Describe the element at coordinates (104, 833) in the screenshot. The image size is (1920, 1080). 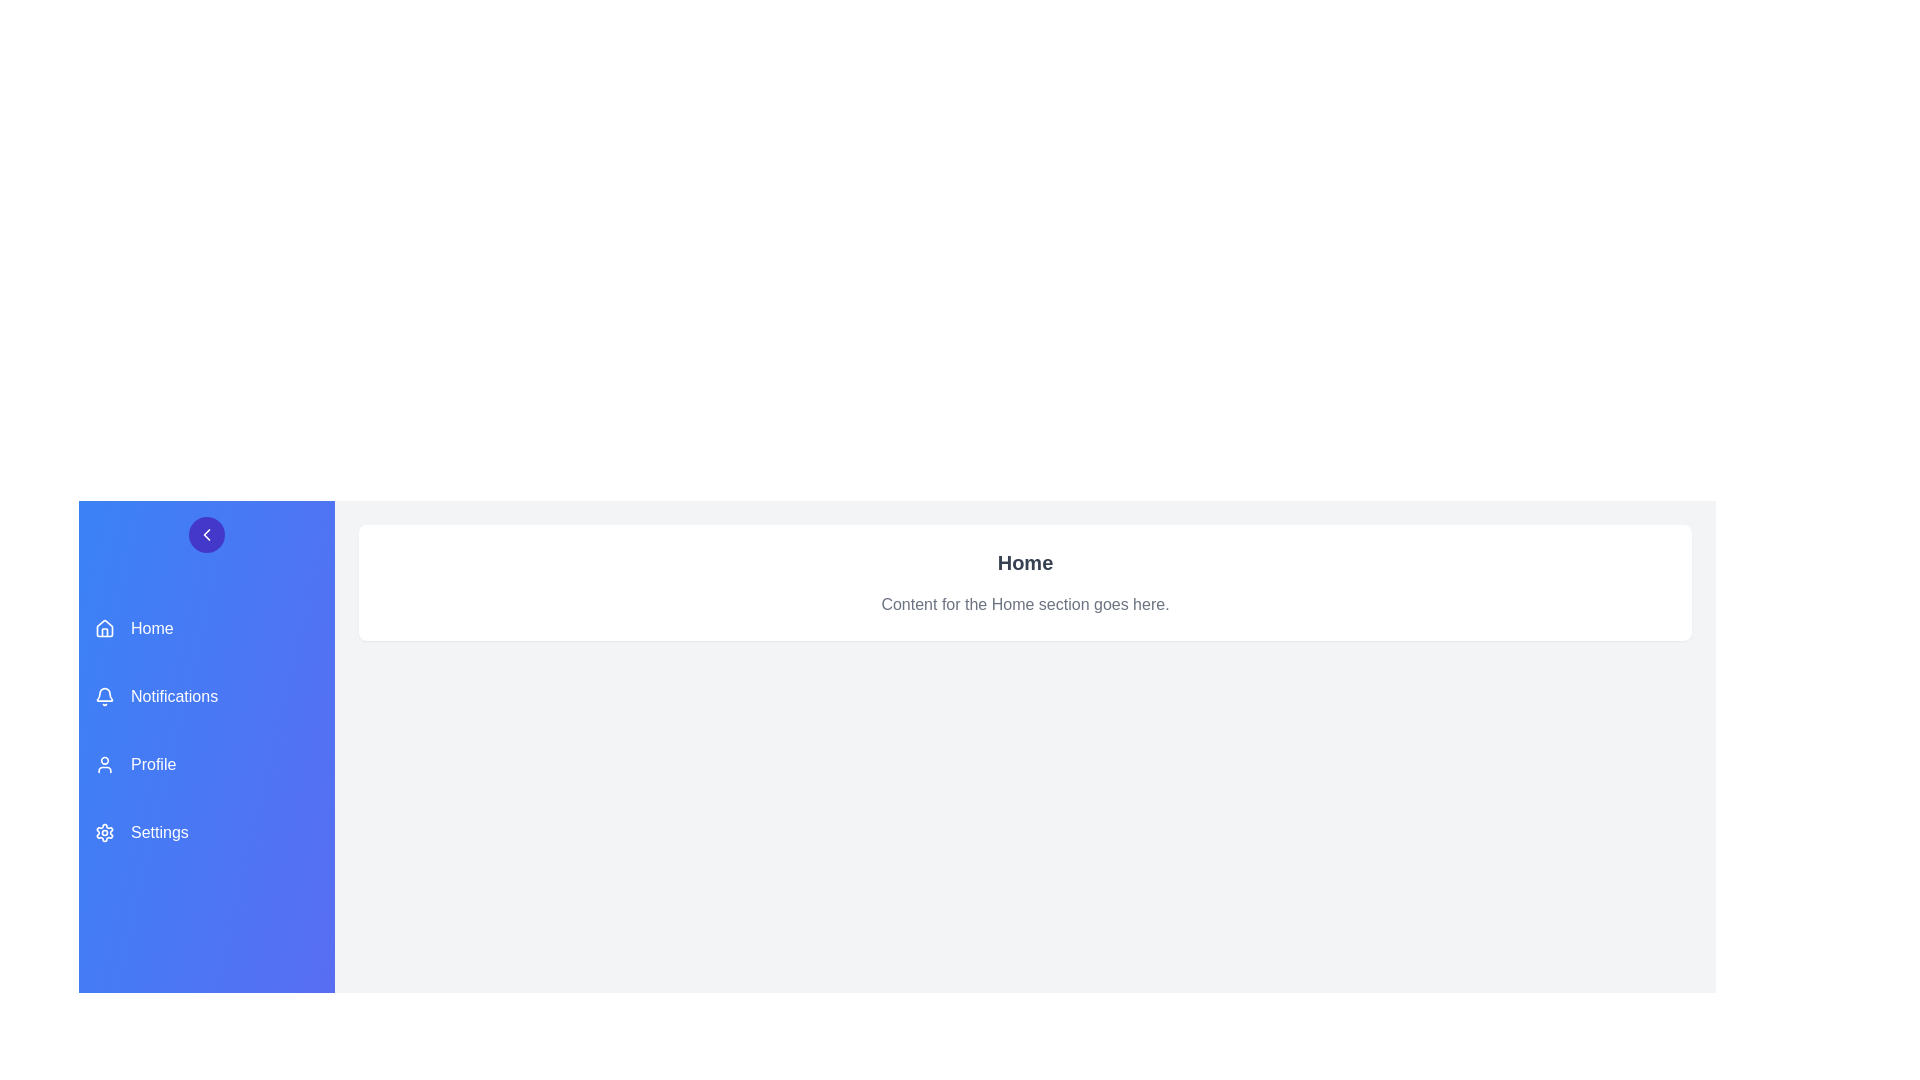
I see `the settings icon` at that location.